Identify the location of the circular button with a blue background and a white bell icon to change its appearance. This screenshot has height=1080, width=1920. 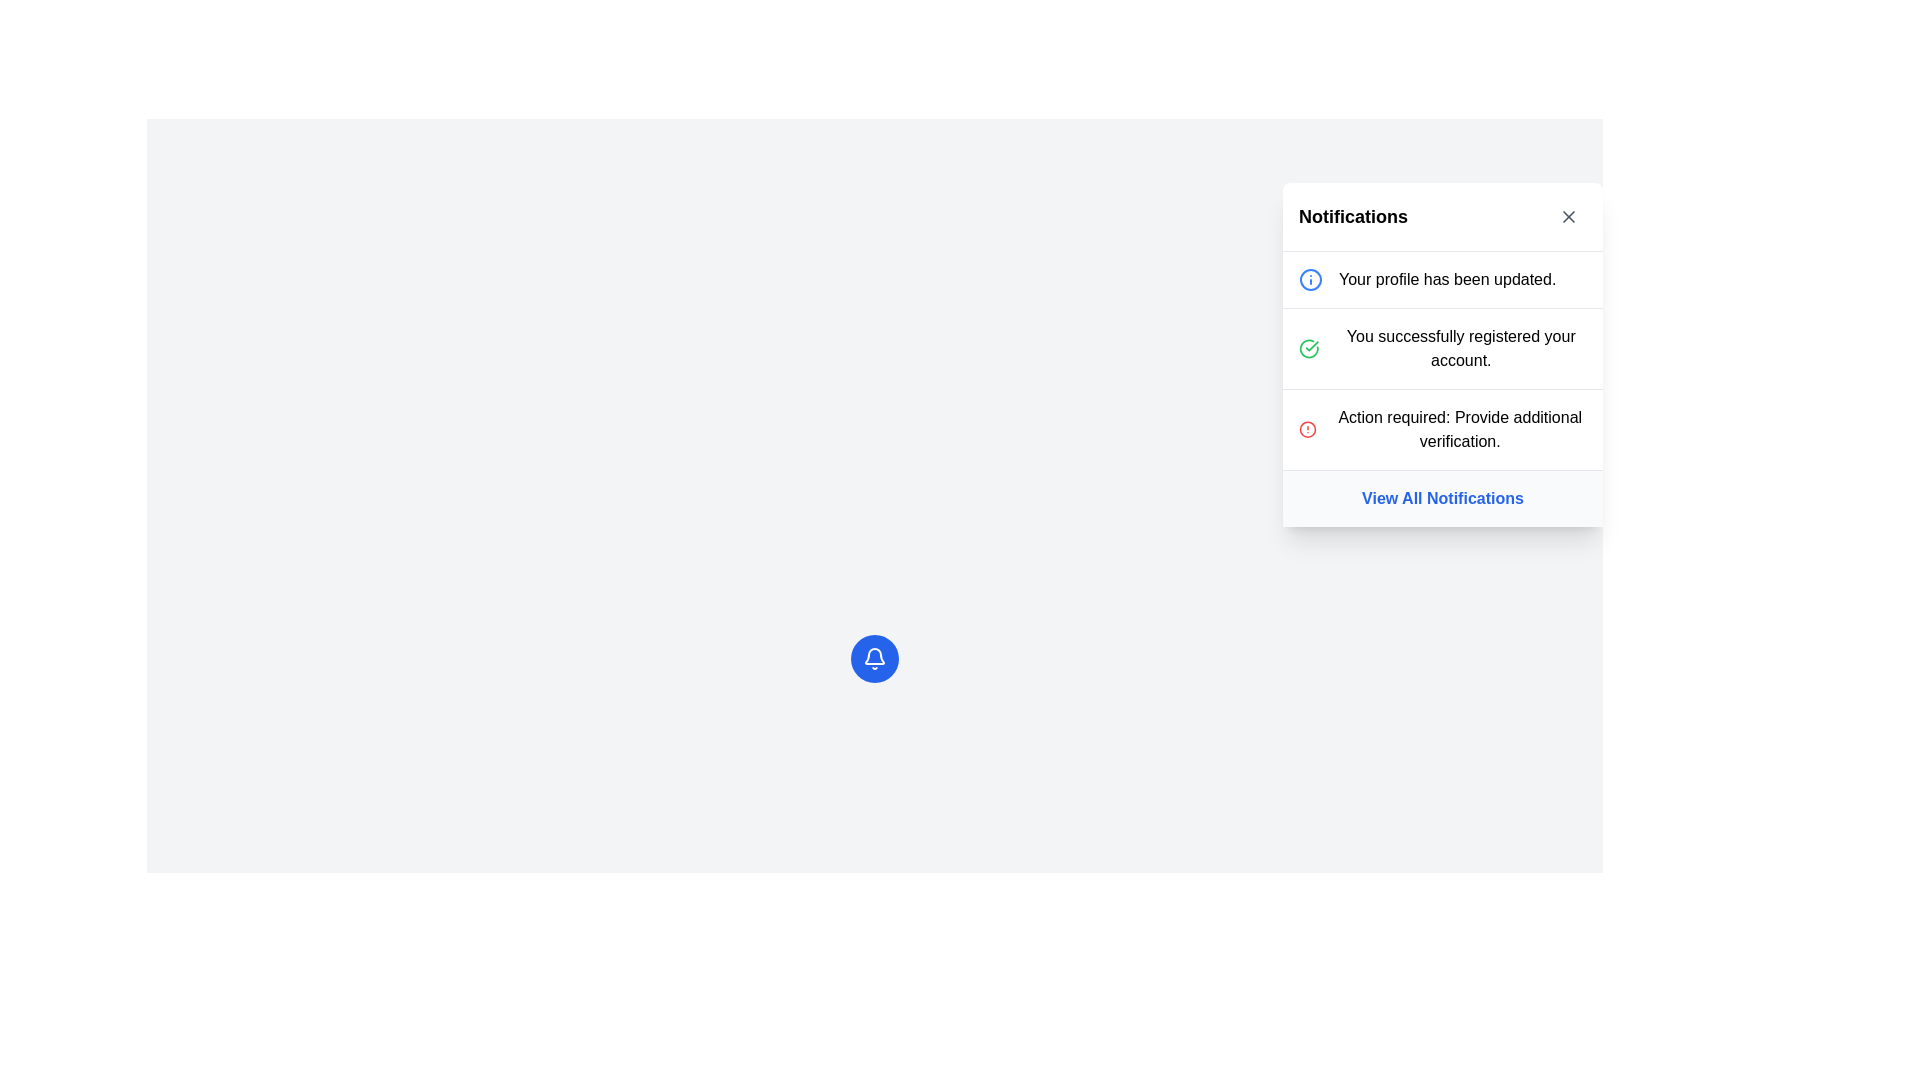
(874, 659).